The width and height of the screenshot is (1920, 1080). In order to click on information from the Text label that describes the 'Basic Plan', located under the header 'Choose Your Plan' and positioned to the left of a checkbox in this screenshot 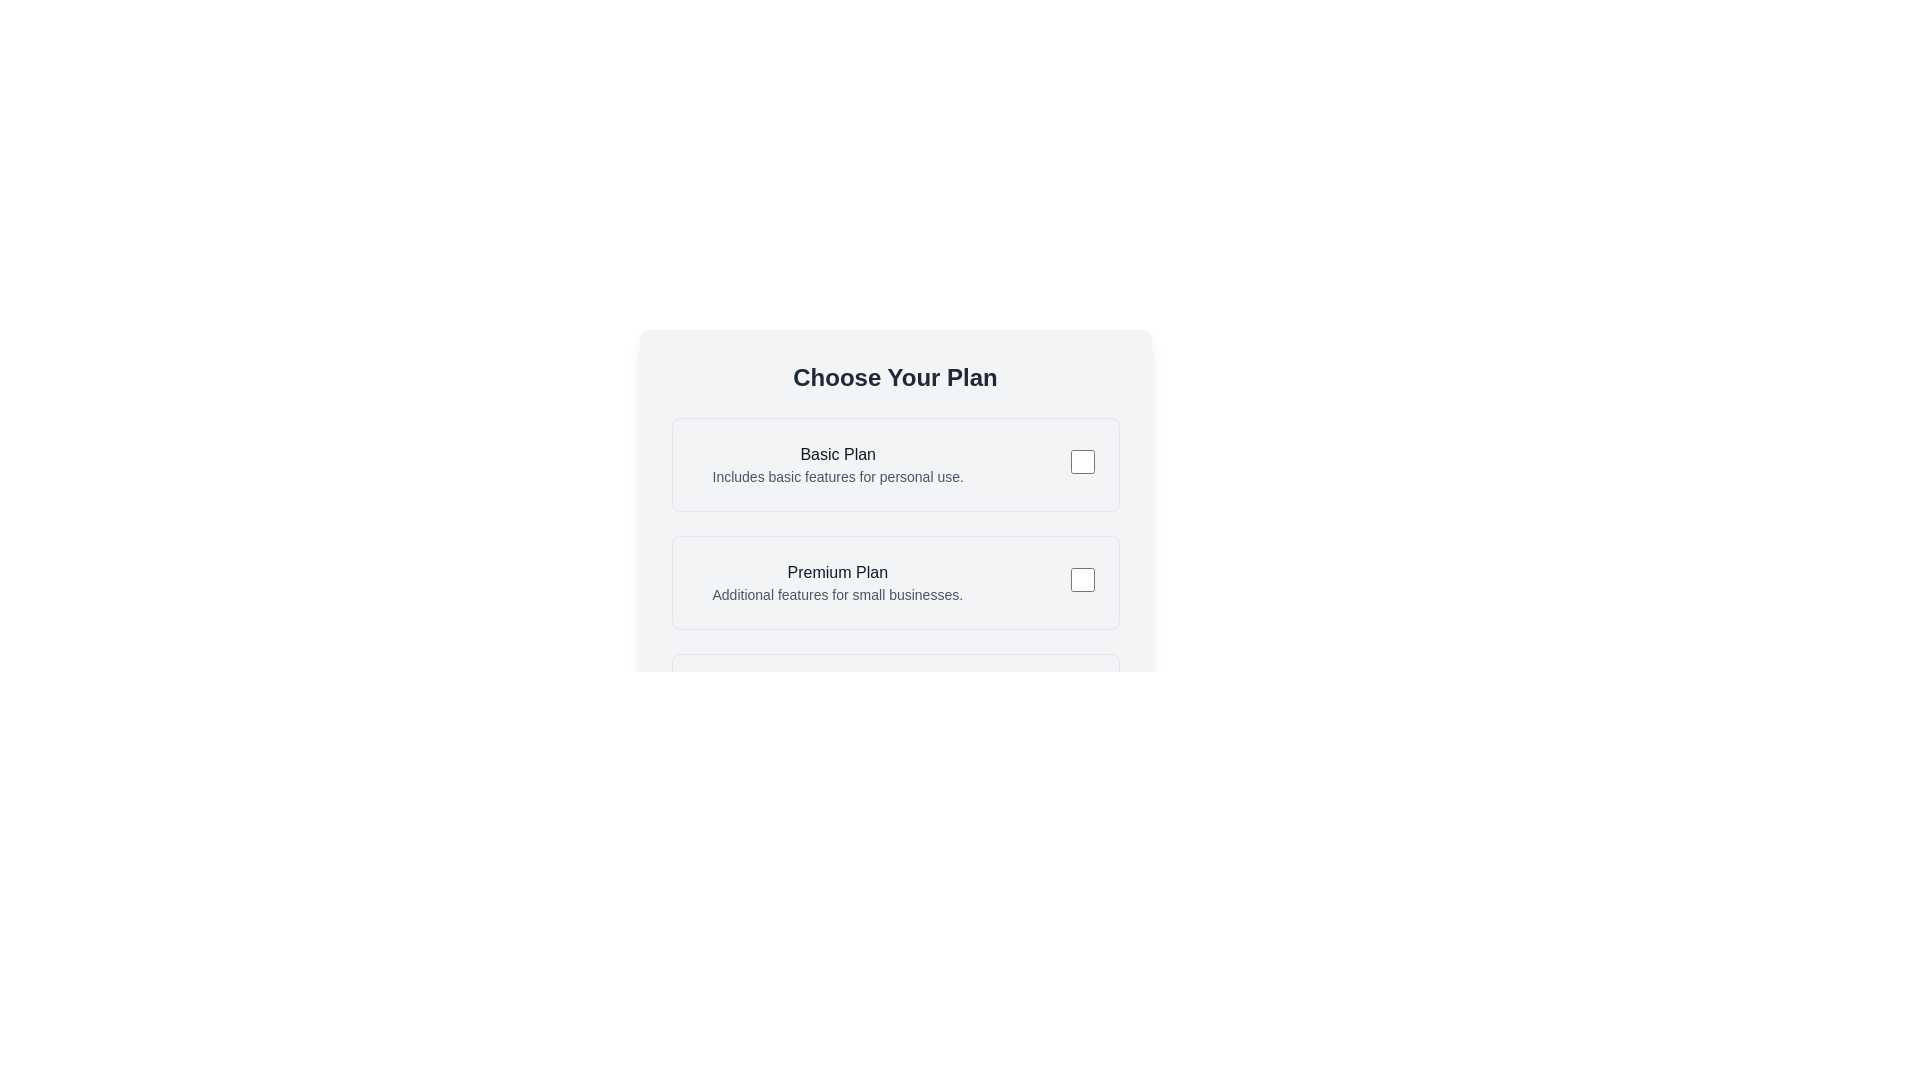, I will do `click(838, 465)`.